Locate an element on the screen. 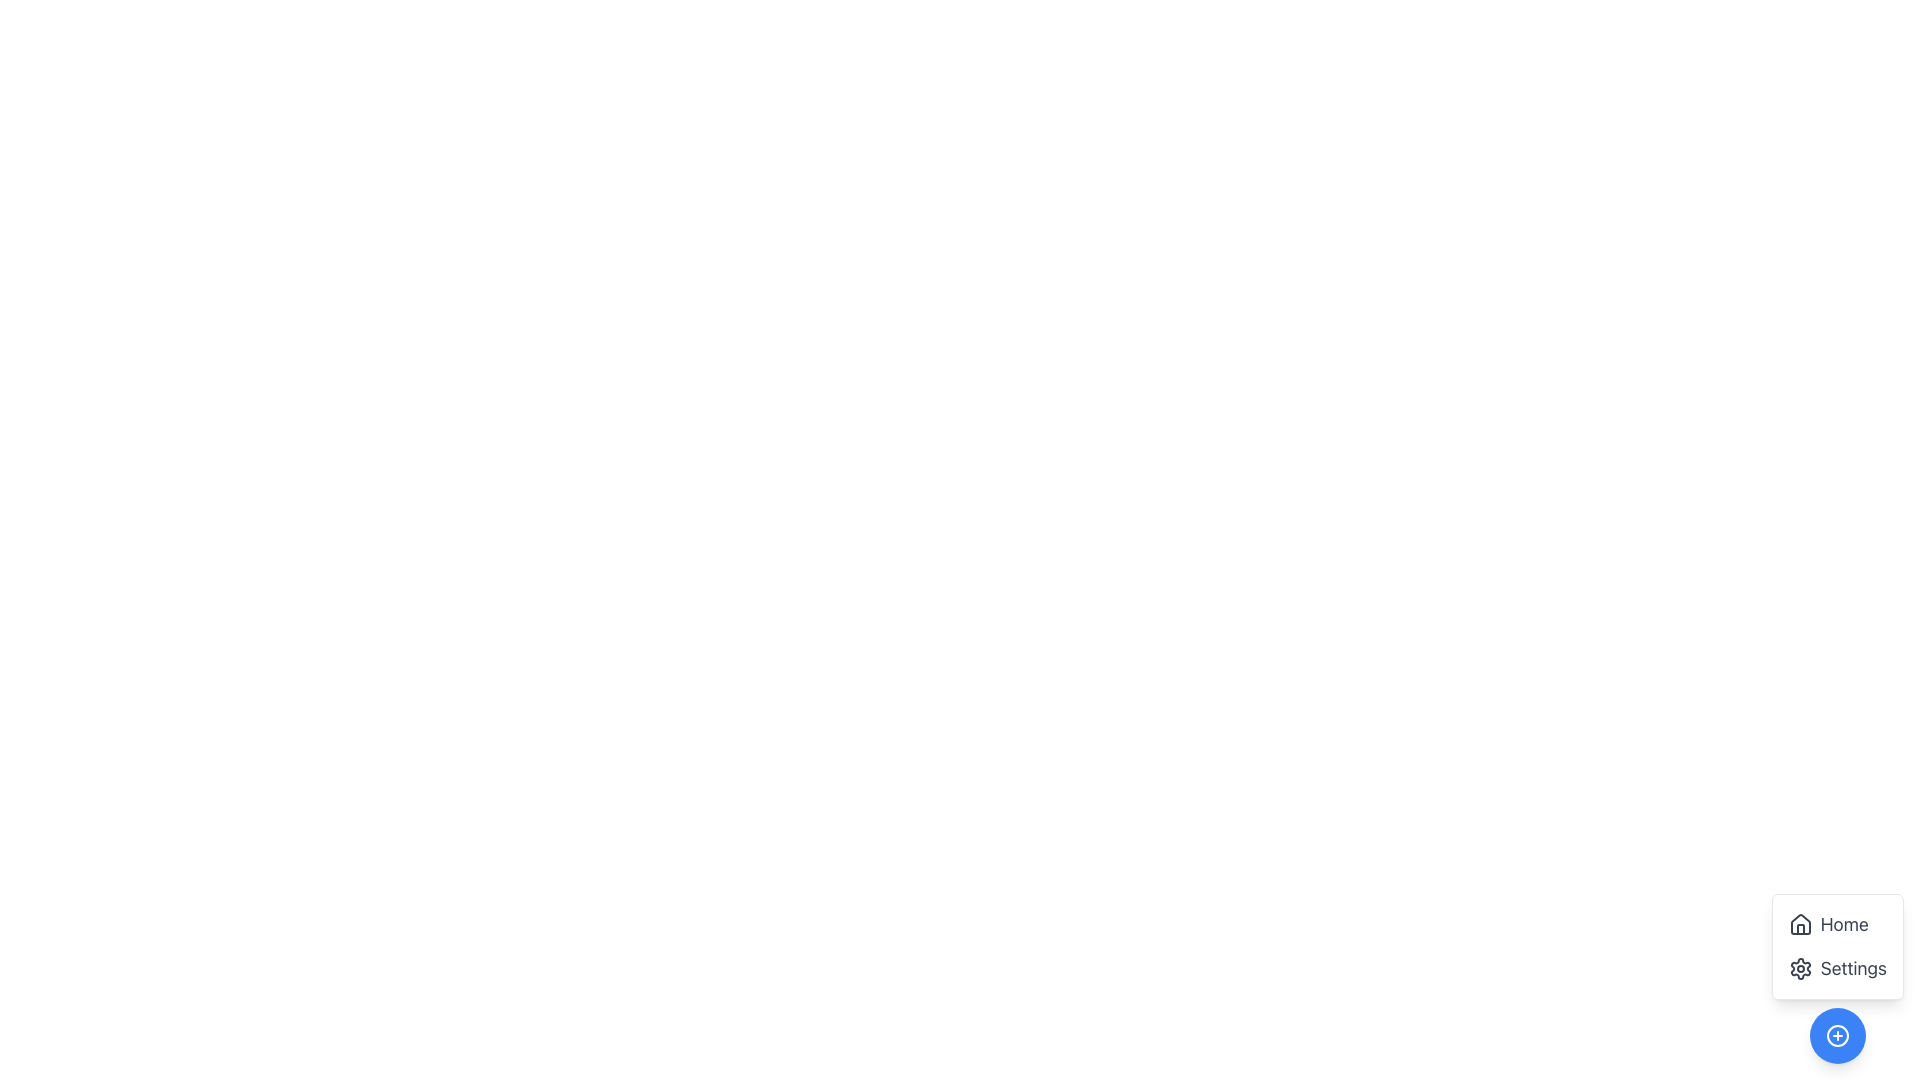 The width and height of the screenshot is (1920, 1080). the gear icon in the lower-right corner of the interface is located at coordinates (1800, 967).